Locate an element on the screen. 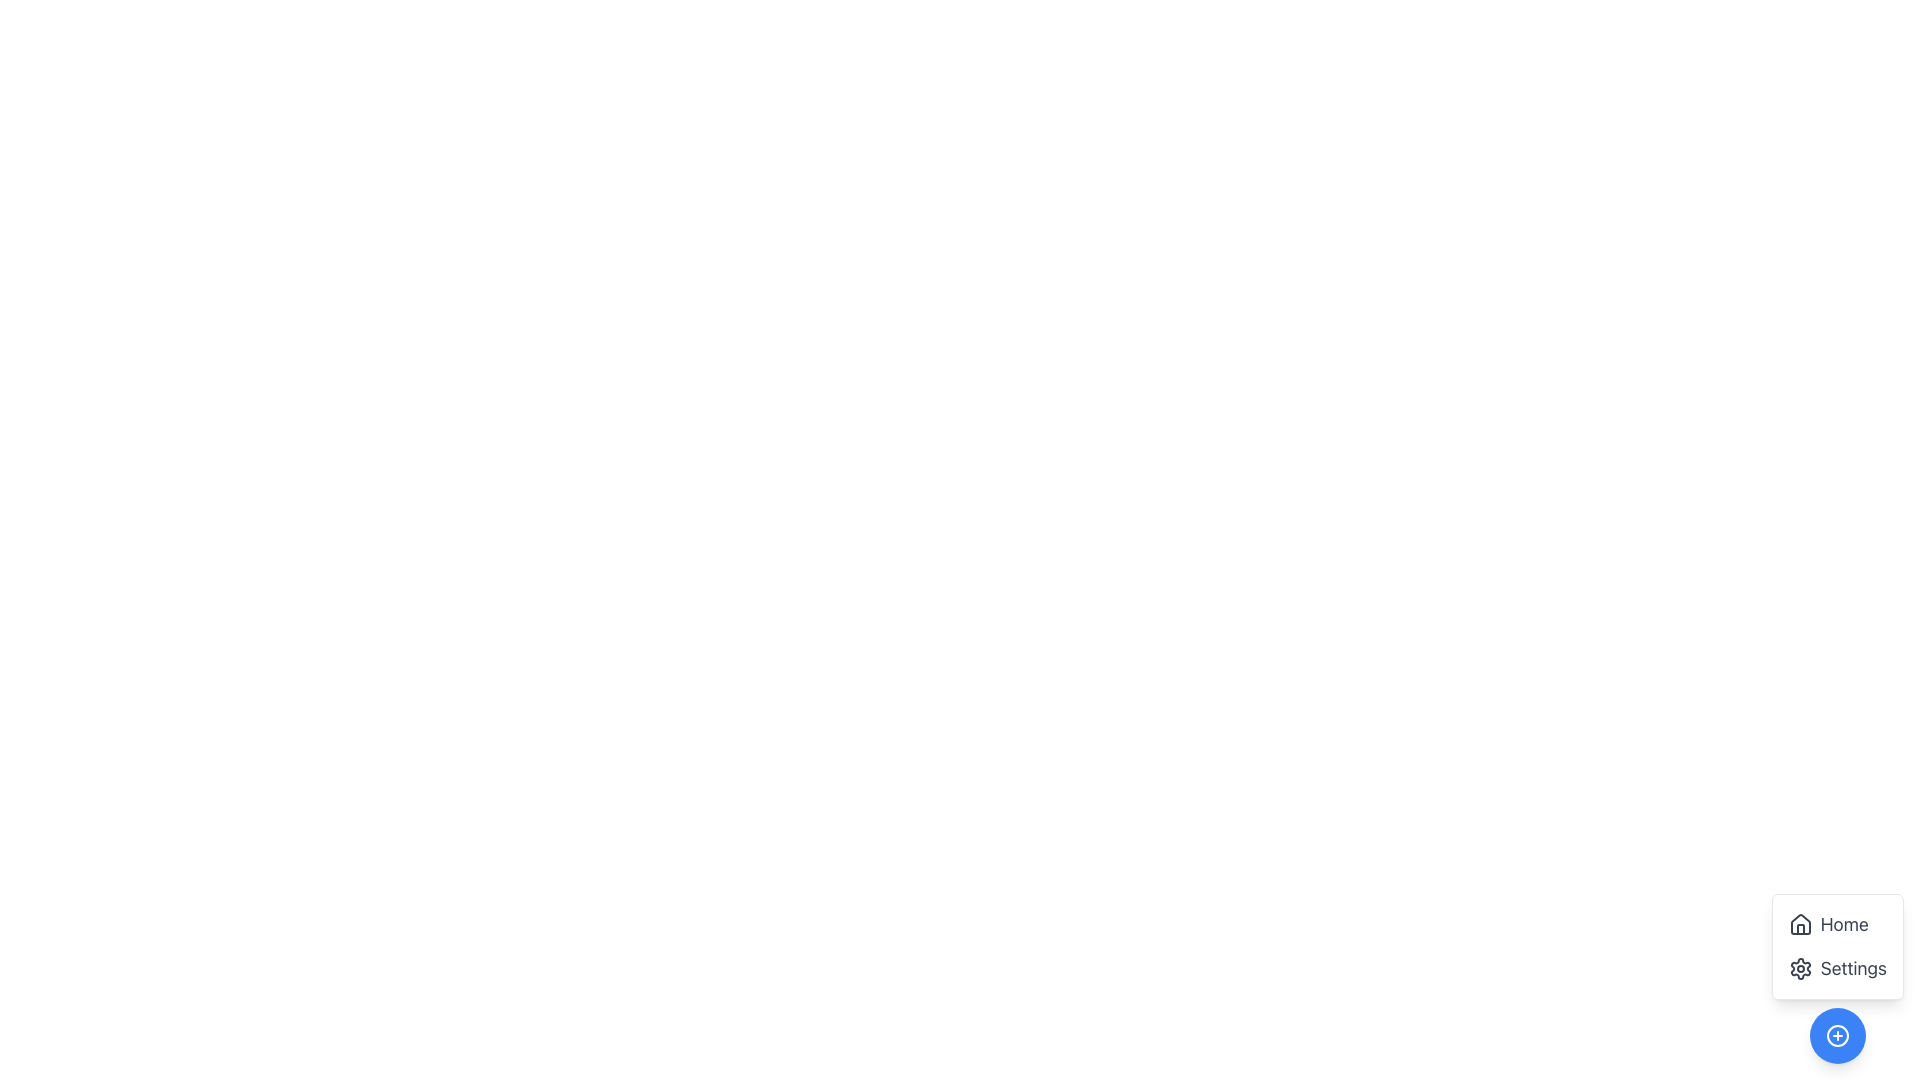 The width and height of the screenshot is (1920, 1080). the gear icon in the lower-right corner of the interface is located at coordinates (1800, 967).